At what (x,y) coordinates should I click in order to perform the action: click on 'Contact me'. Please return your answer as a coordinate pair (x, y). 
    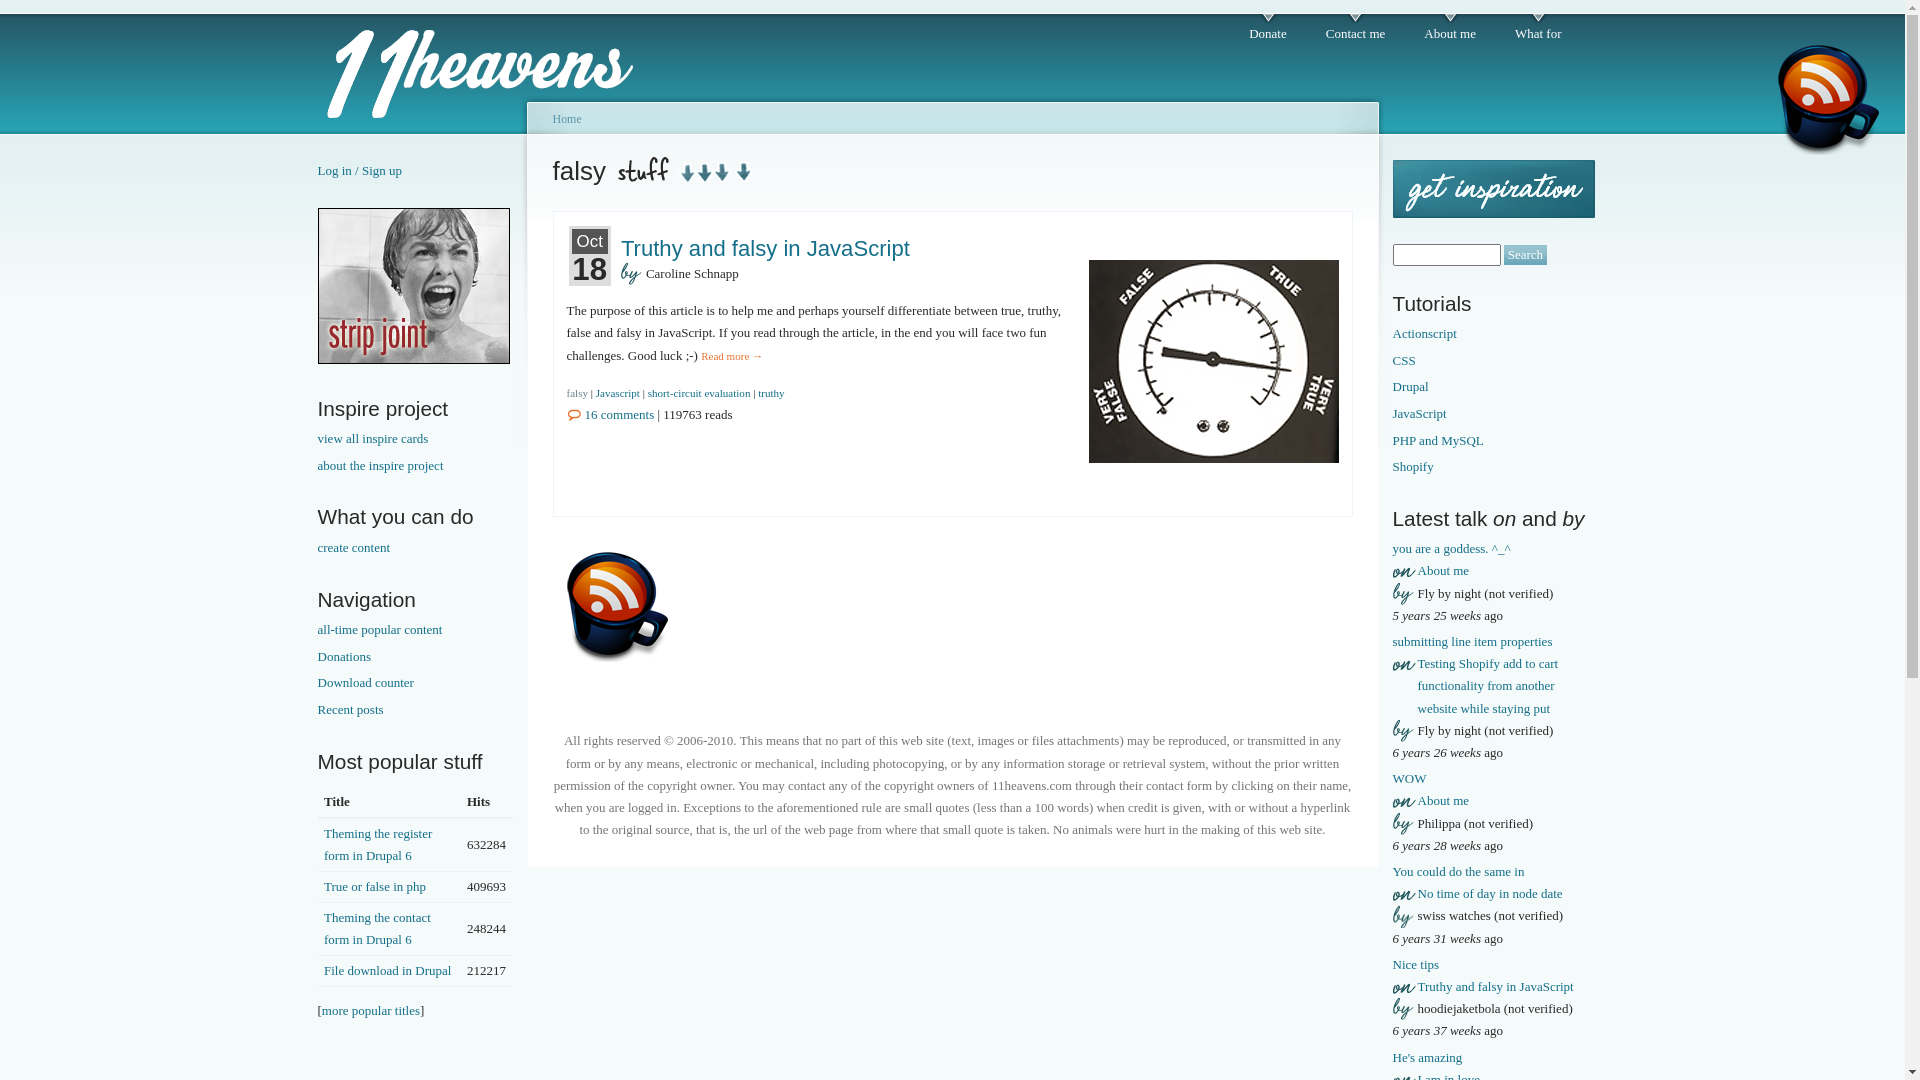
    Looking at the image, I should click on (1356, 29).